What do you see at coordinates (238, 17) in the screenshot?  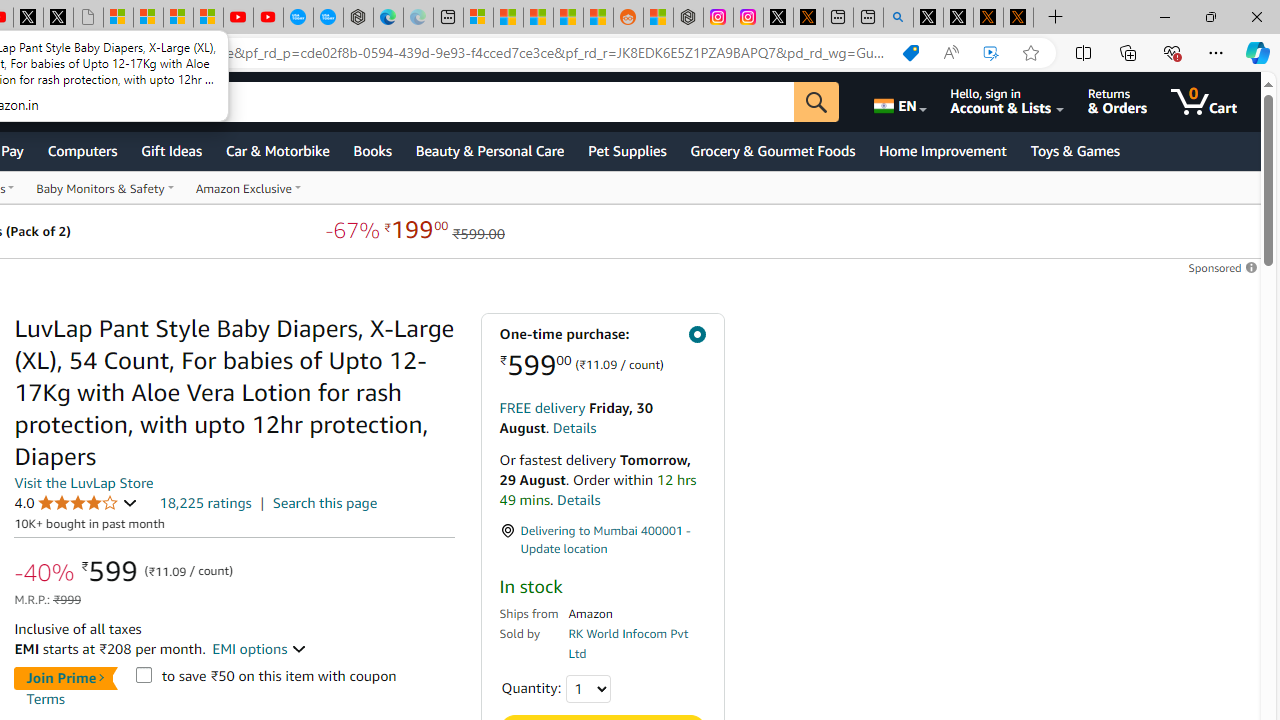 I see `'Gloom - YouTube'` at bounding box center [238, 17].